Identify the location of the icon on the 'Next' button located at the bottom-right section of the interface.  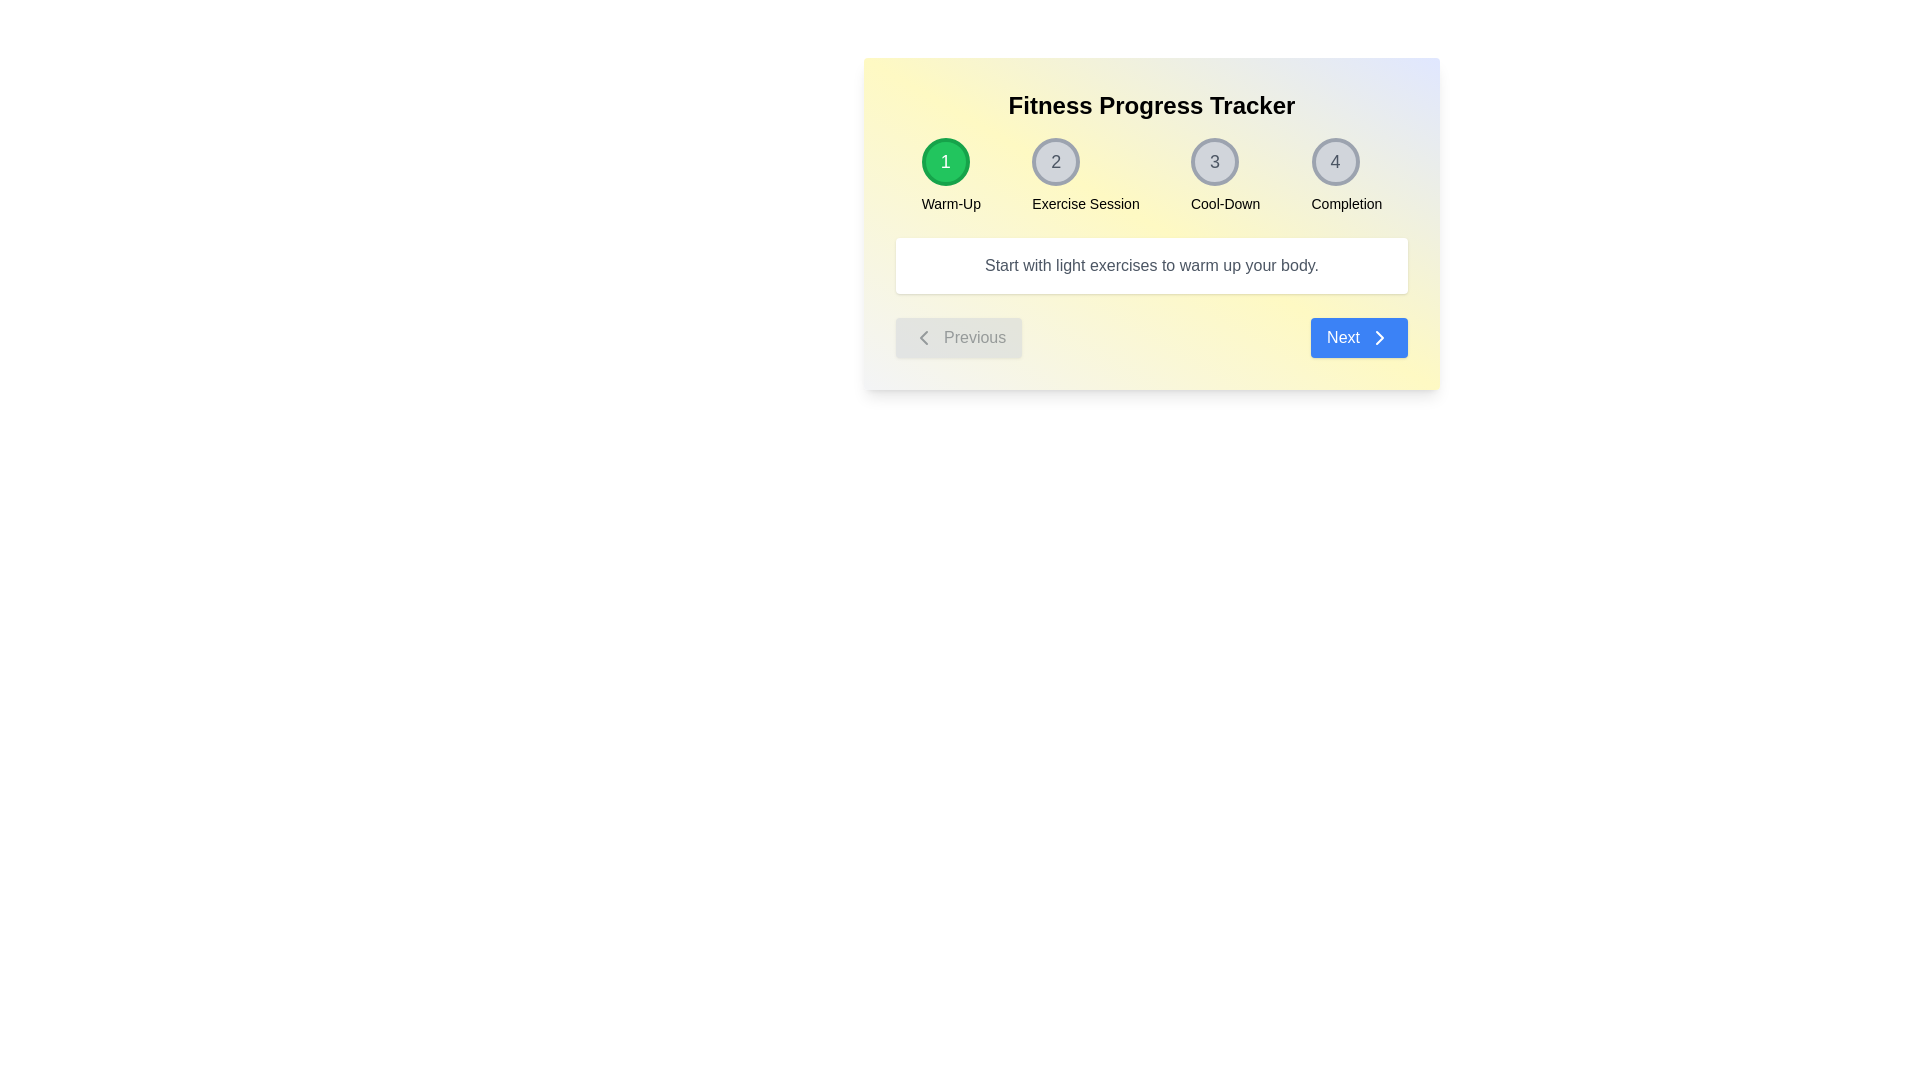
(1379, 337).